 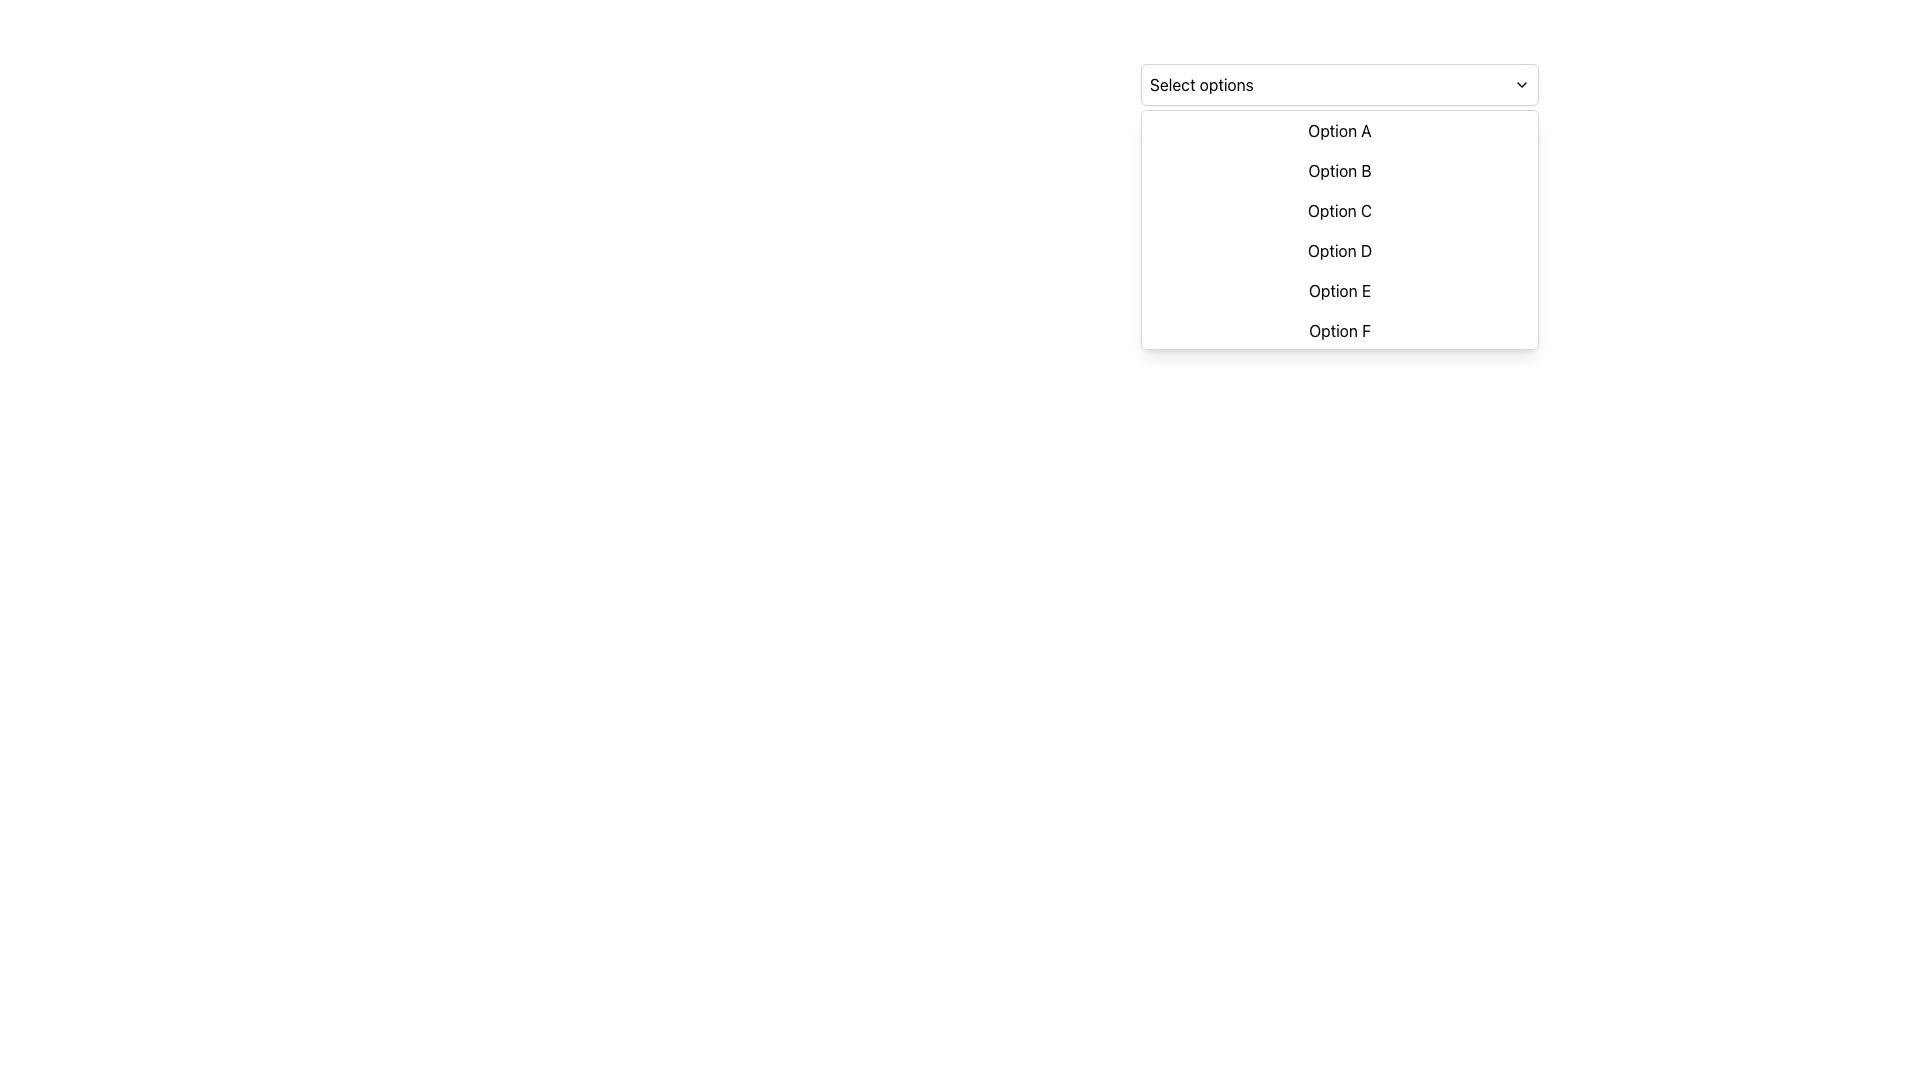 I want to click on the text label displaying 'Option E' in the dropdown menu, which is the fifth item in the list, so click(x=1339, y=290).